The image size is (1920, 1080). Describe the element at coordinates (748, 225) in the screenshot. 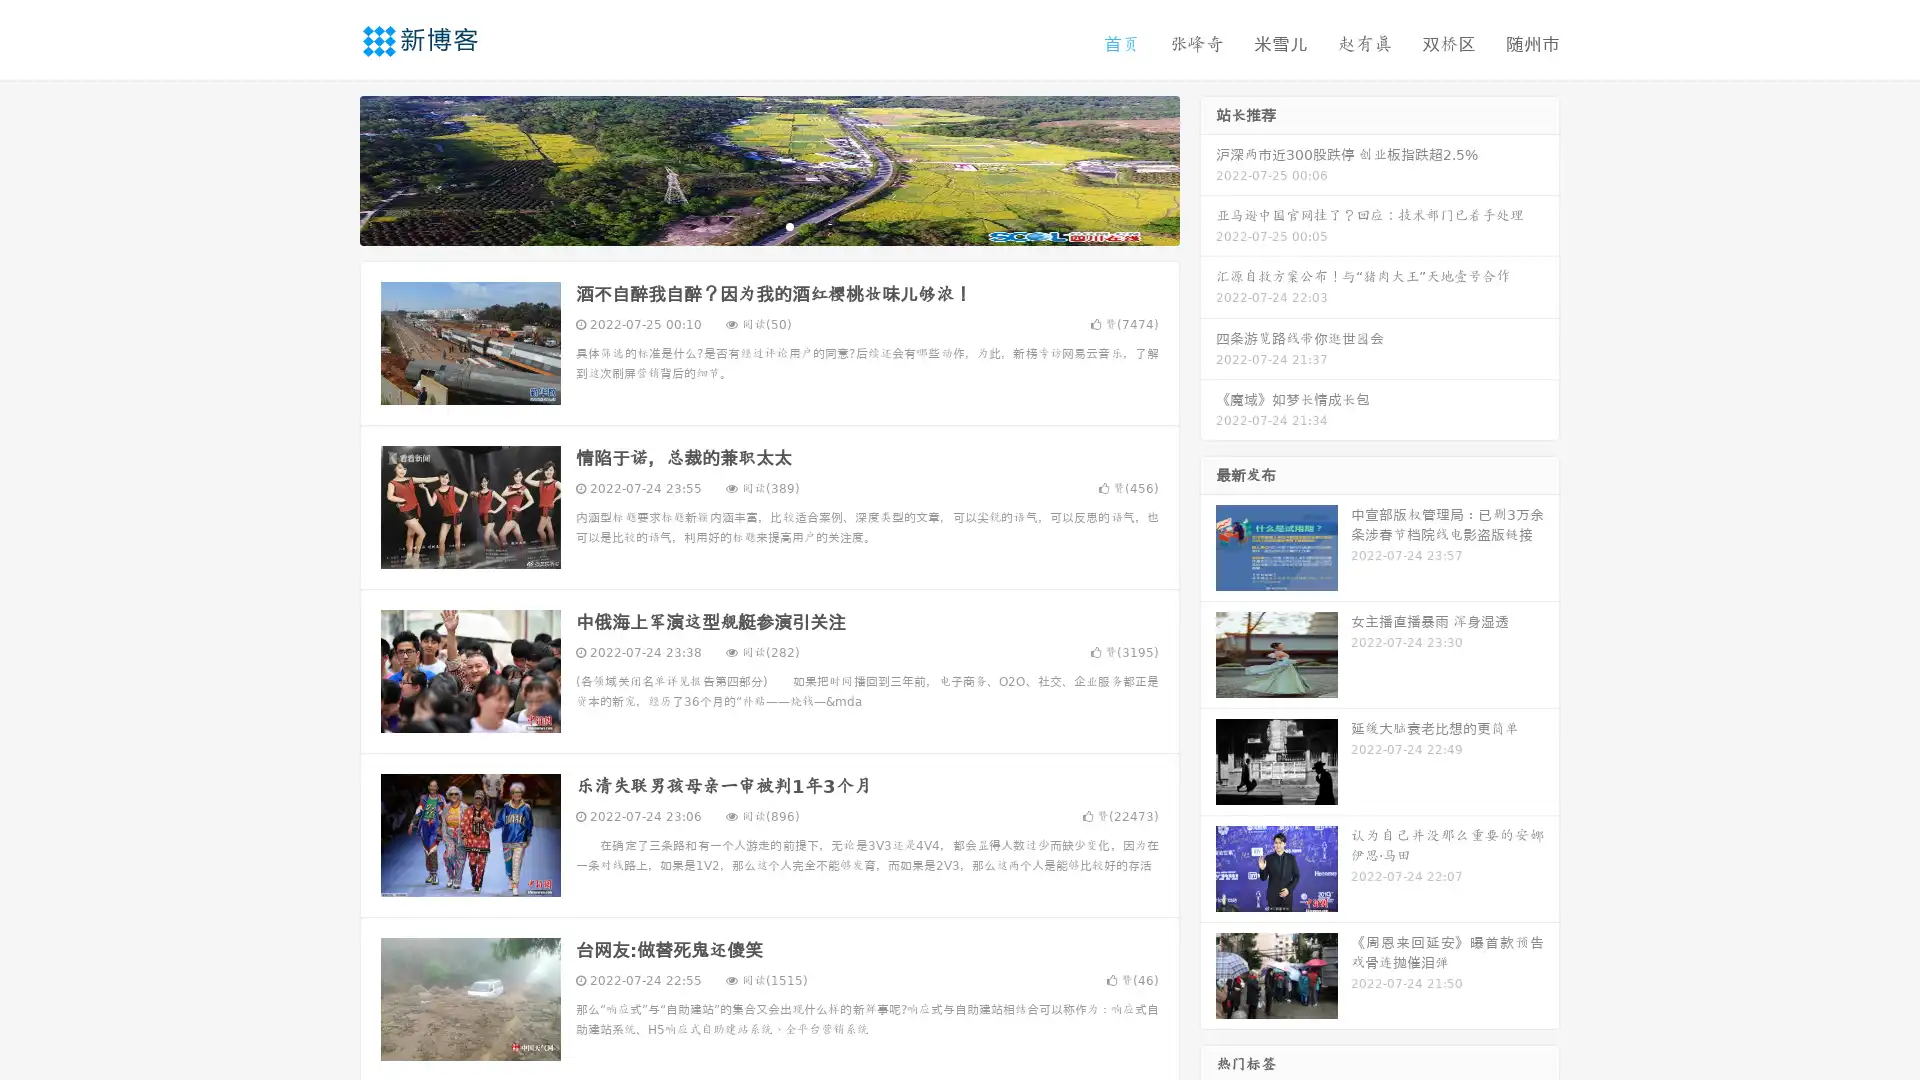

I see `Go to slide 1` at that location.